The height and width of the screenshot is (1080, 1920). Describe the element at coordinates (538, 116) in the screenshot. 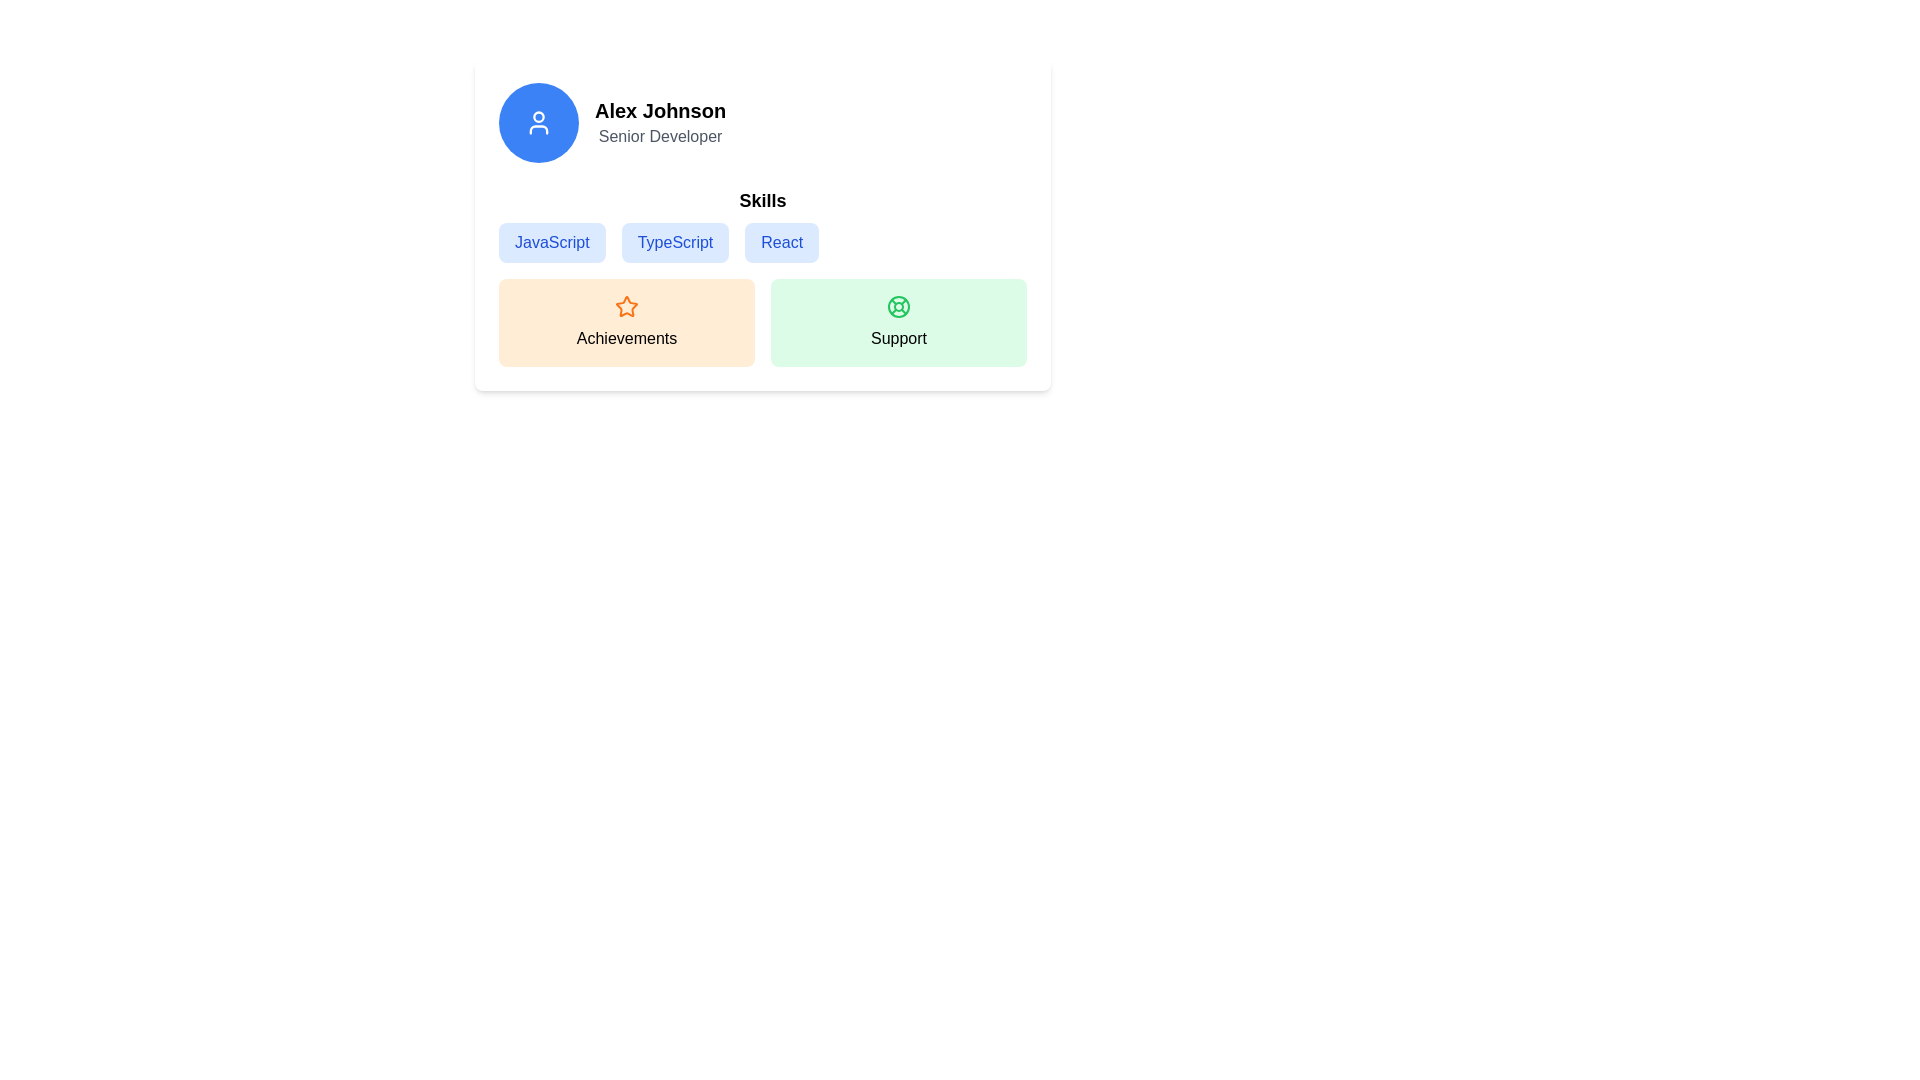

I see `the circular outline element located at the upper part of the 'user' icon, which is on the left side of the card header` at that location.